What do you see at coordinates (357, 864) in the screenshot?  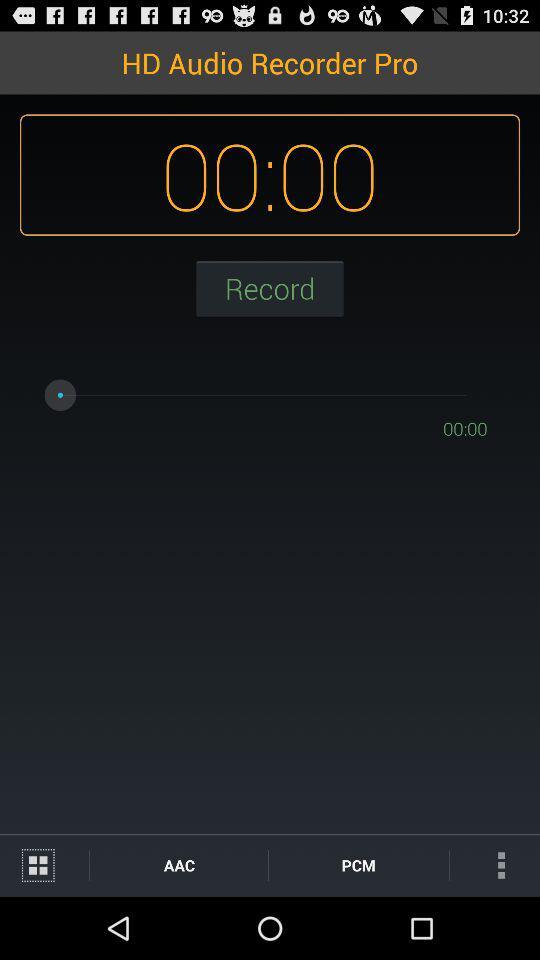 I see `pcm` at bounding box center [357, 864].